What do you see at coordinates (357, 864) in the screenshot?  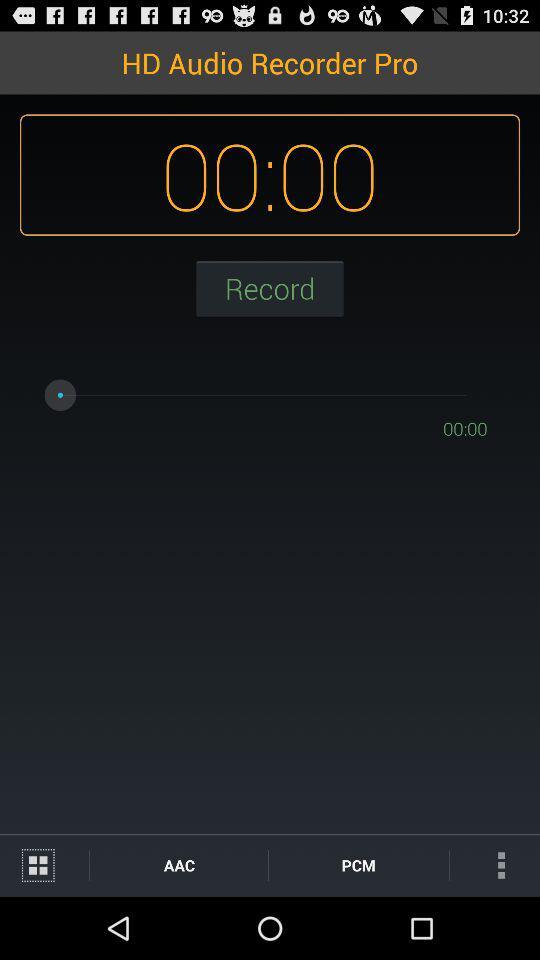 I see `pcm` at bounding box center [357, 864].